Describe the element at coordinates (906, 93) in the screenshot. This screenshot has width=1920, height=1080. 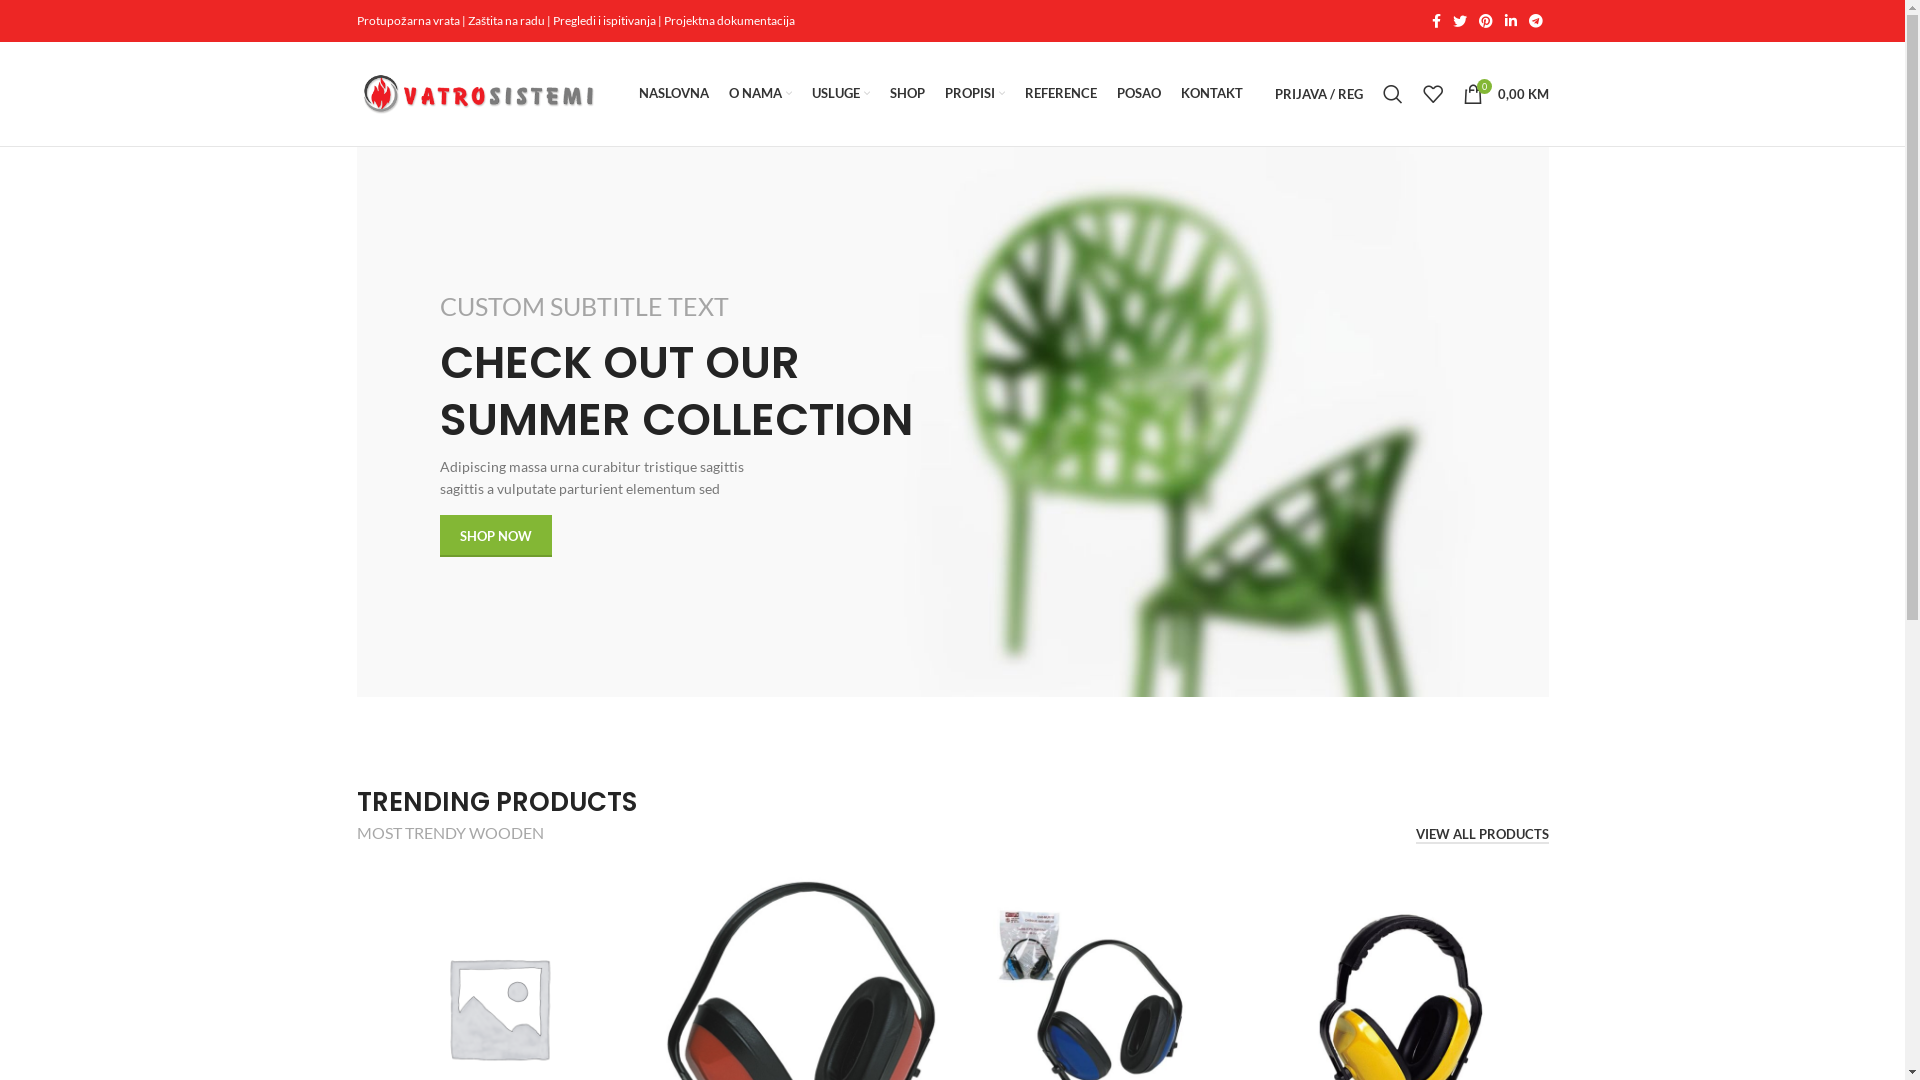
I see `'SHOP'` at that location.